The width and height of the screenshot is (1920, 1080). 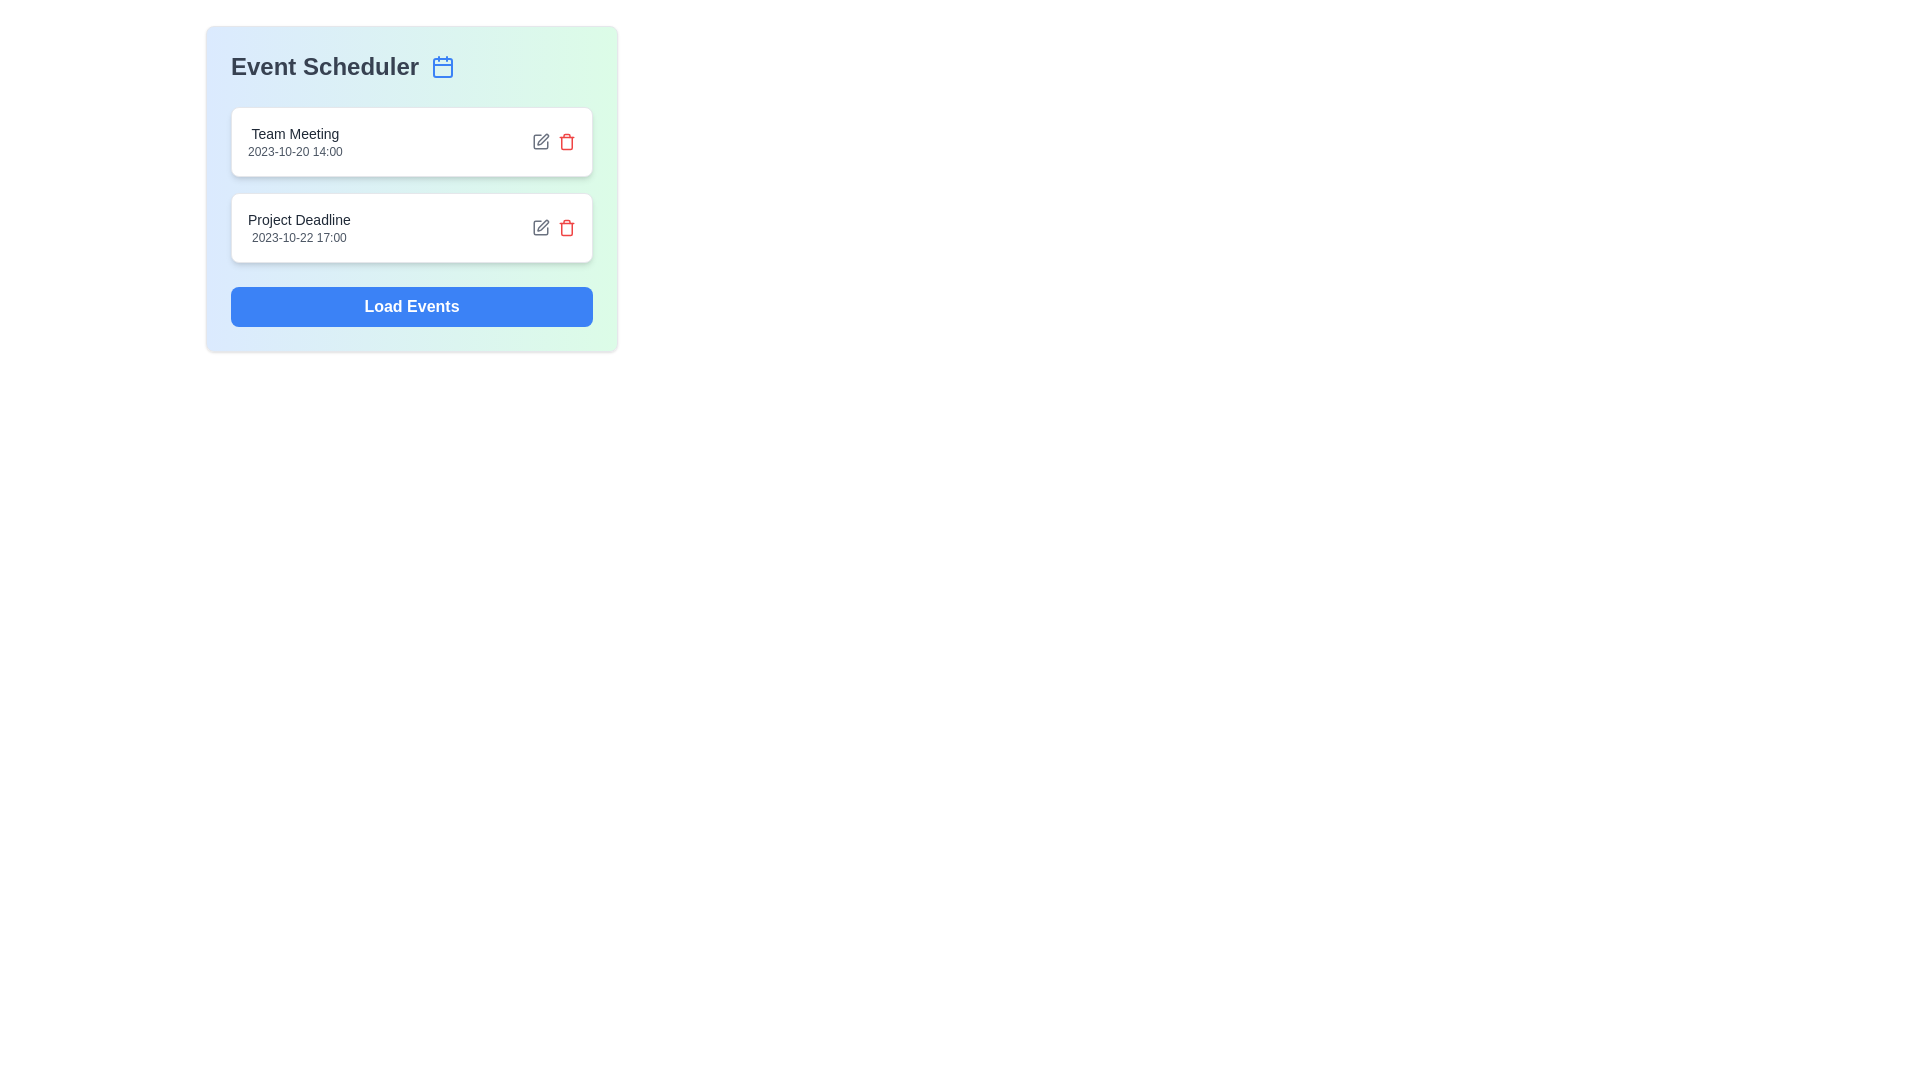 What do you see at coordinates (541, 226) in the screenshot?
I see `the Edit Functionality icon located to the left of the trash bin icon in the Project Deadline section to initiate editing the event details` at bounding box center [541, 226].